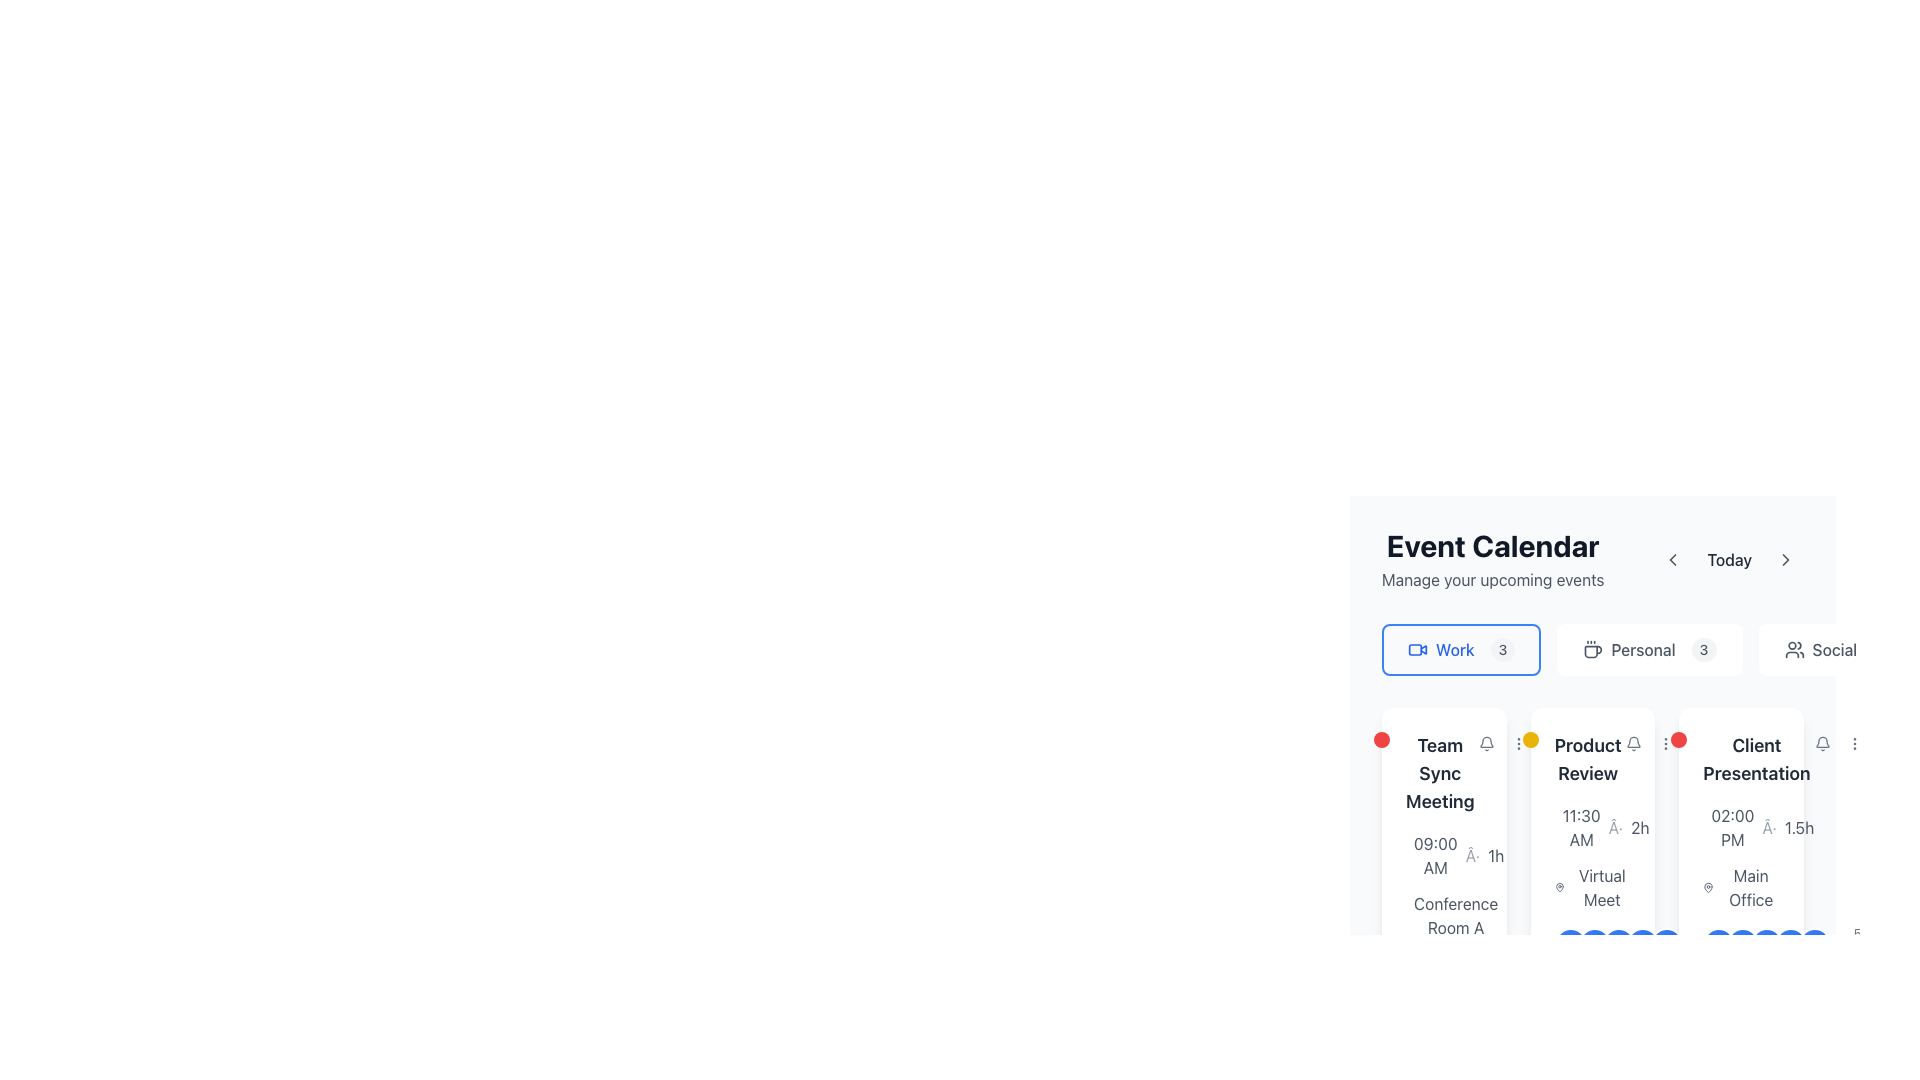 The width and height of the screenshot is (1920, 1080). Describe the element at coordinates (1565, 832) in the screenshot. I see `the central circular shape of the clock icon within the 'Product Review' event card` at that location.